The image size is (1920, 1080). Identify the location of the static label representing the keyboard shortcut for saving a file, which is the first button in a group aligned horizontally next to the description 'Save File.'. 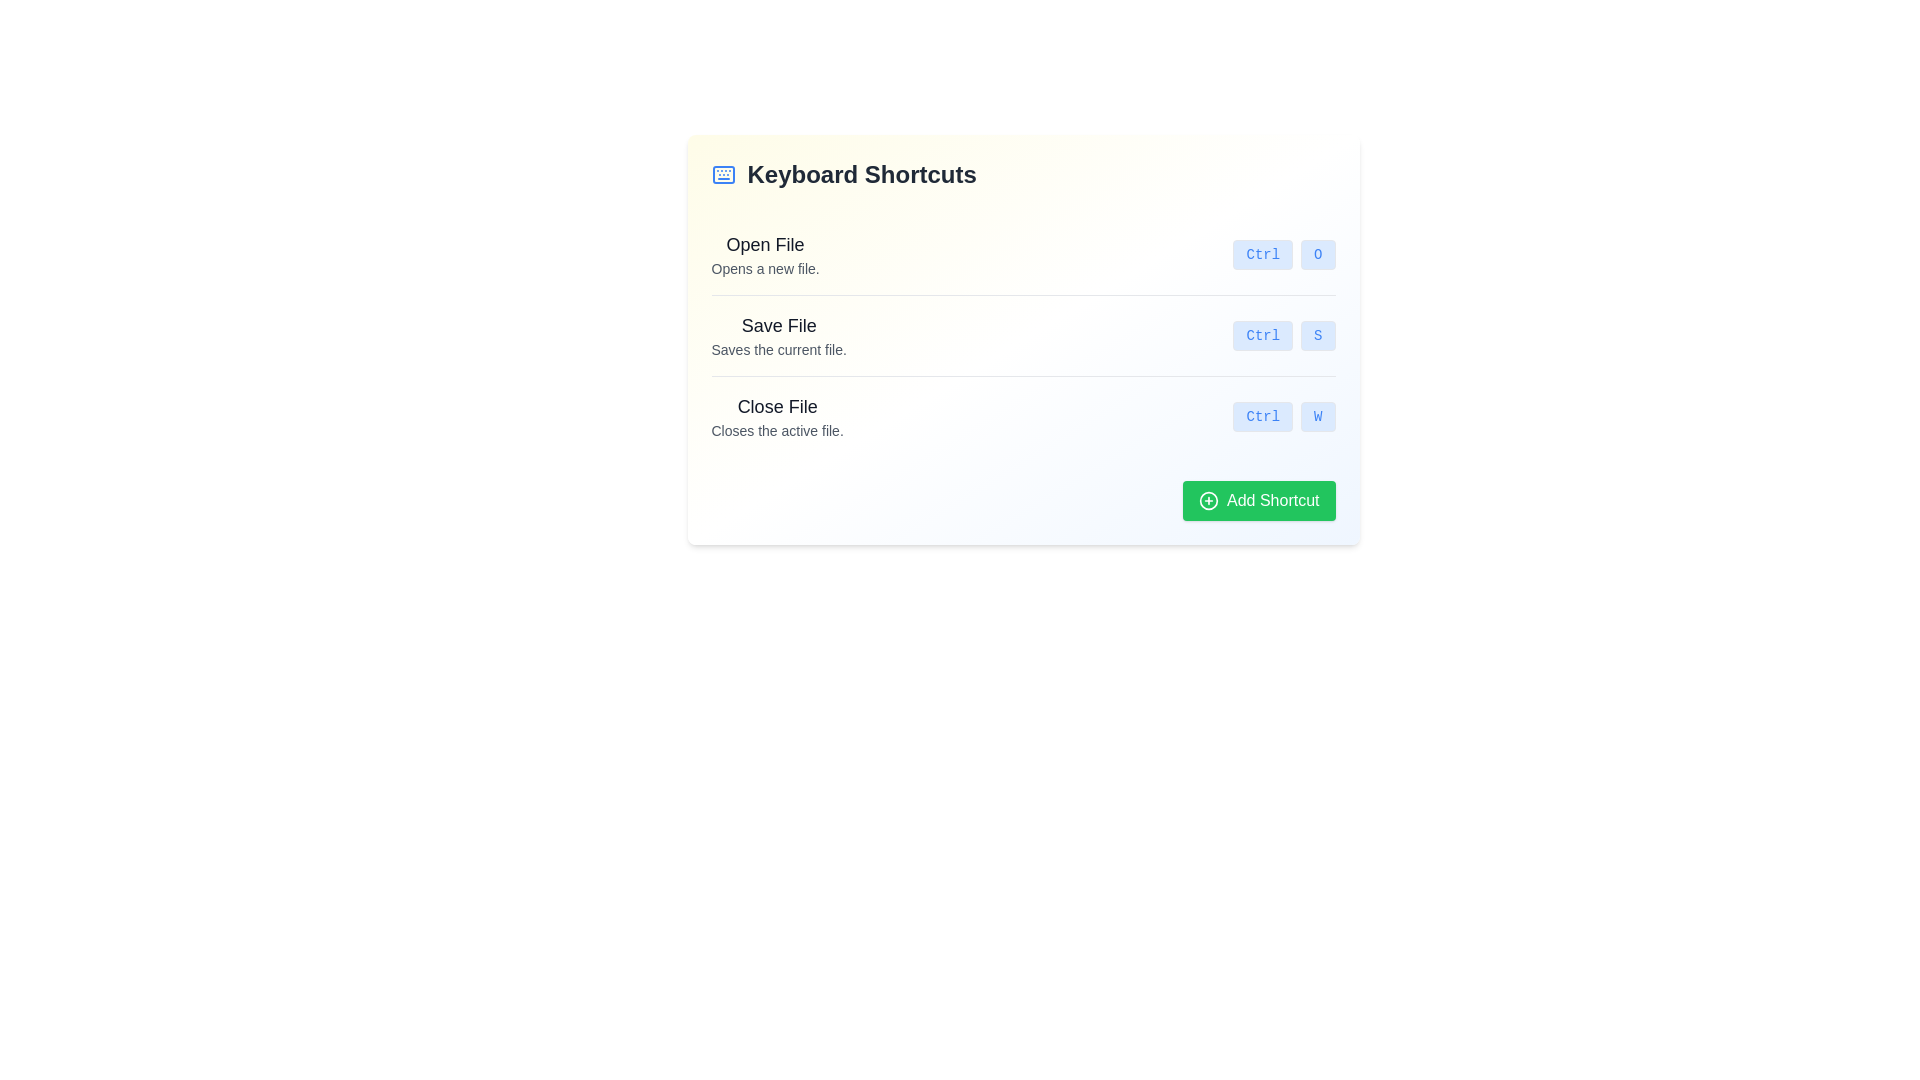
(1262, 334).